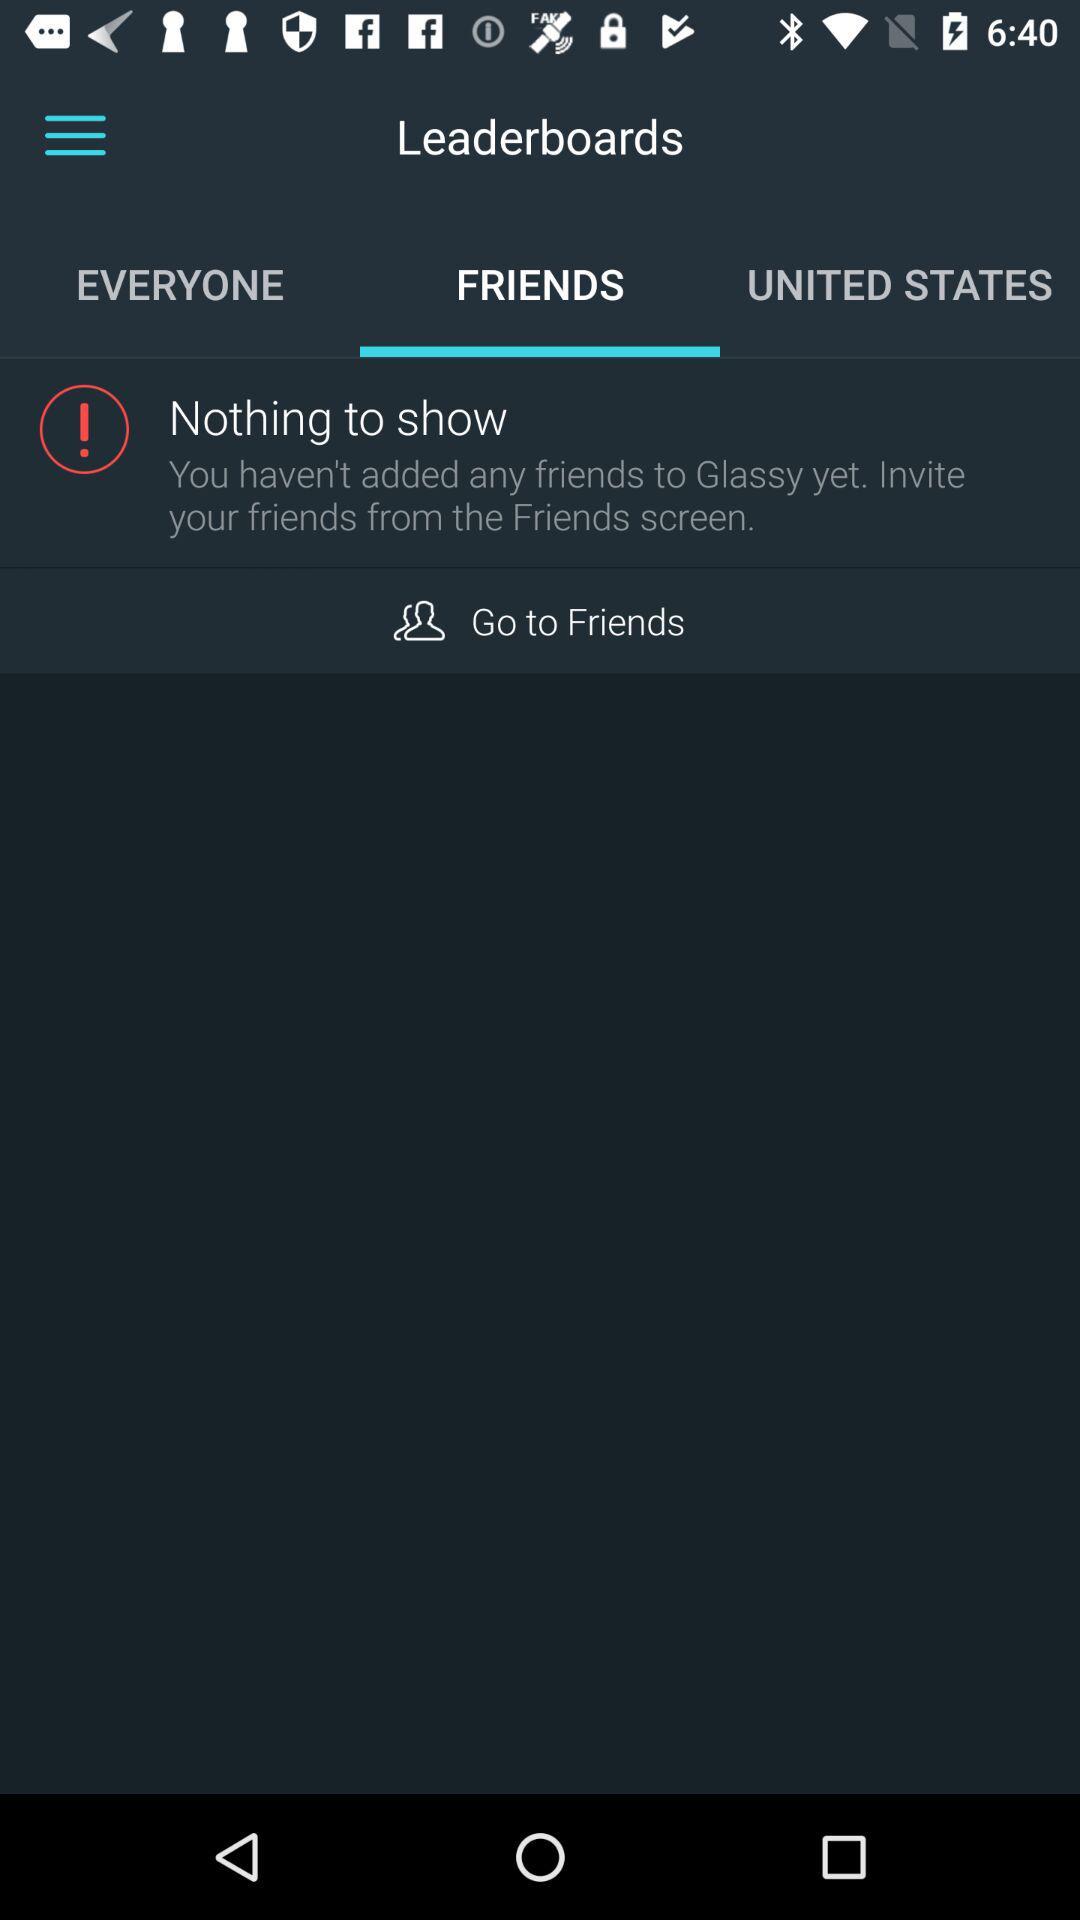  I want to click on options drop down, so click(74, 135).